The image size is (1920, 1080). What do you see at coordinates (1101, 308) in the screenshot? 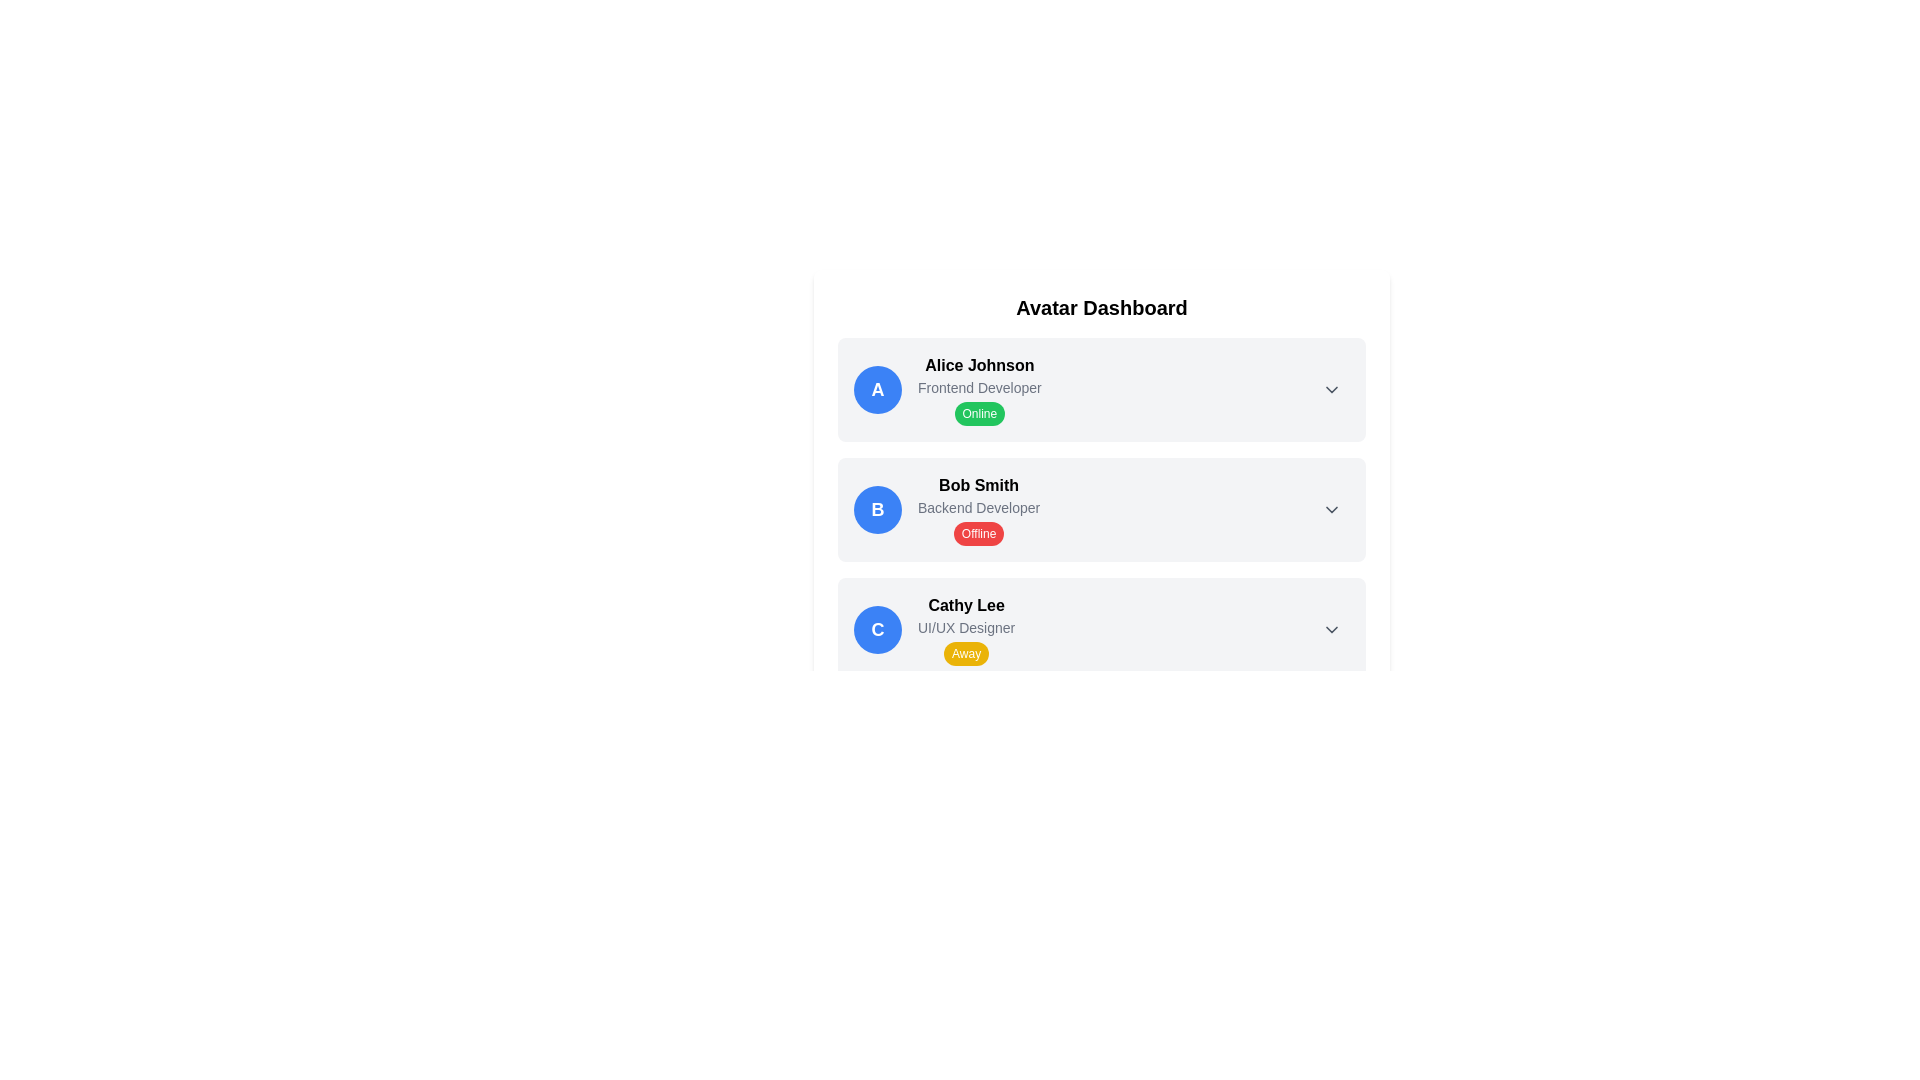
I see `the static text label that serves as the header for the 'Avatar Dashboard' section` at bounding box center [1101, 308].